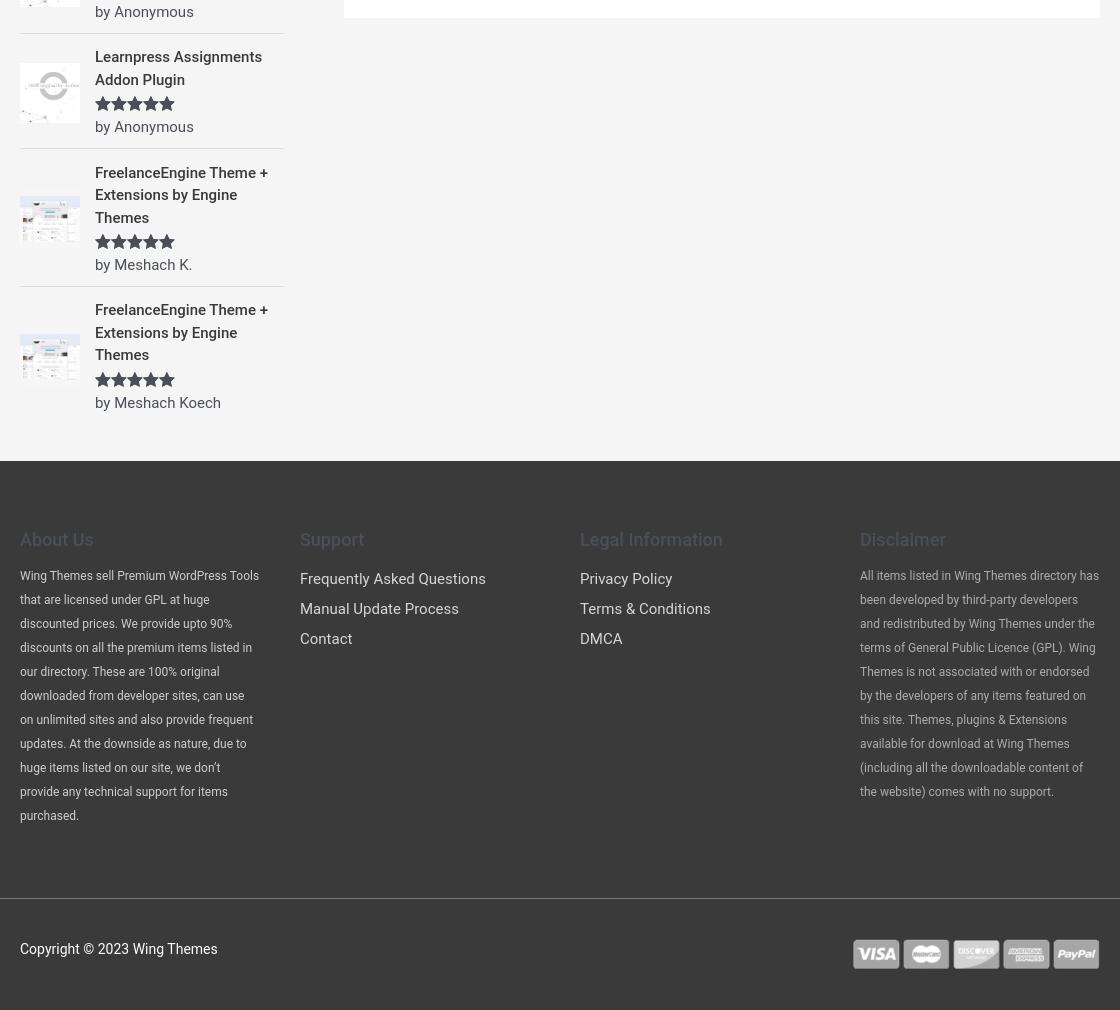  Describe the element at coordinates (139, 693) in the screenshot. I see `'Wing Themes sell Premium WordPress Tools that are licensed under GPL at huge discounted prices. We provide upto 90% discounts on all the premium items listed in our directory. These are 100% original downloaded from developer sites, can use on unlimited sites and also provide frequent updates. At the downside as nature, due to huge items listed on our site, we don’t provide any technical support for items purchased.'` at that location.